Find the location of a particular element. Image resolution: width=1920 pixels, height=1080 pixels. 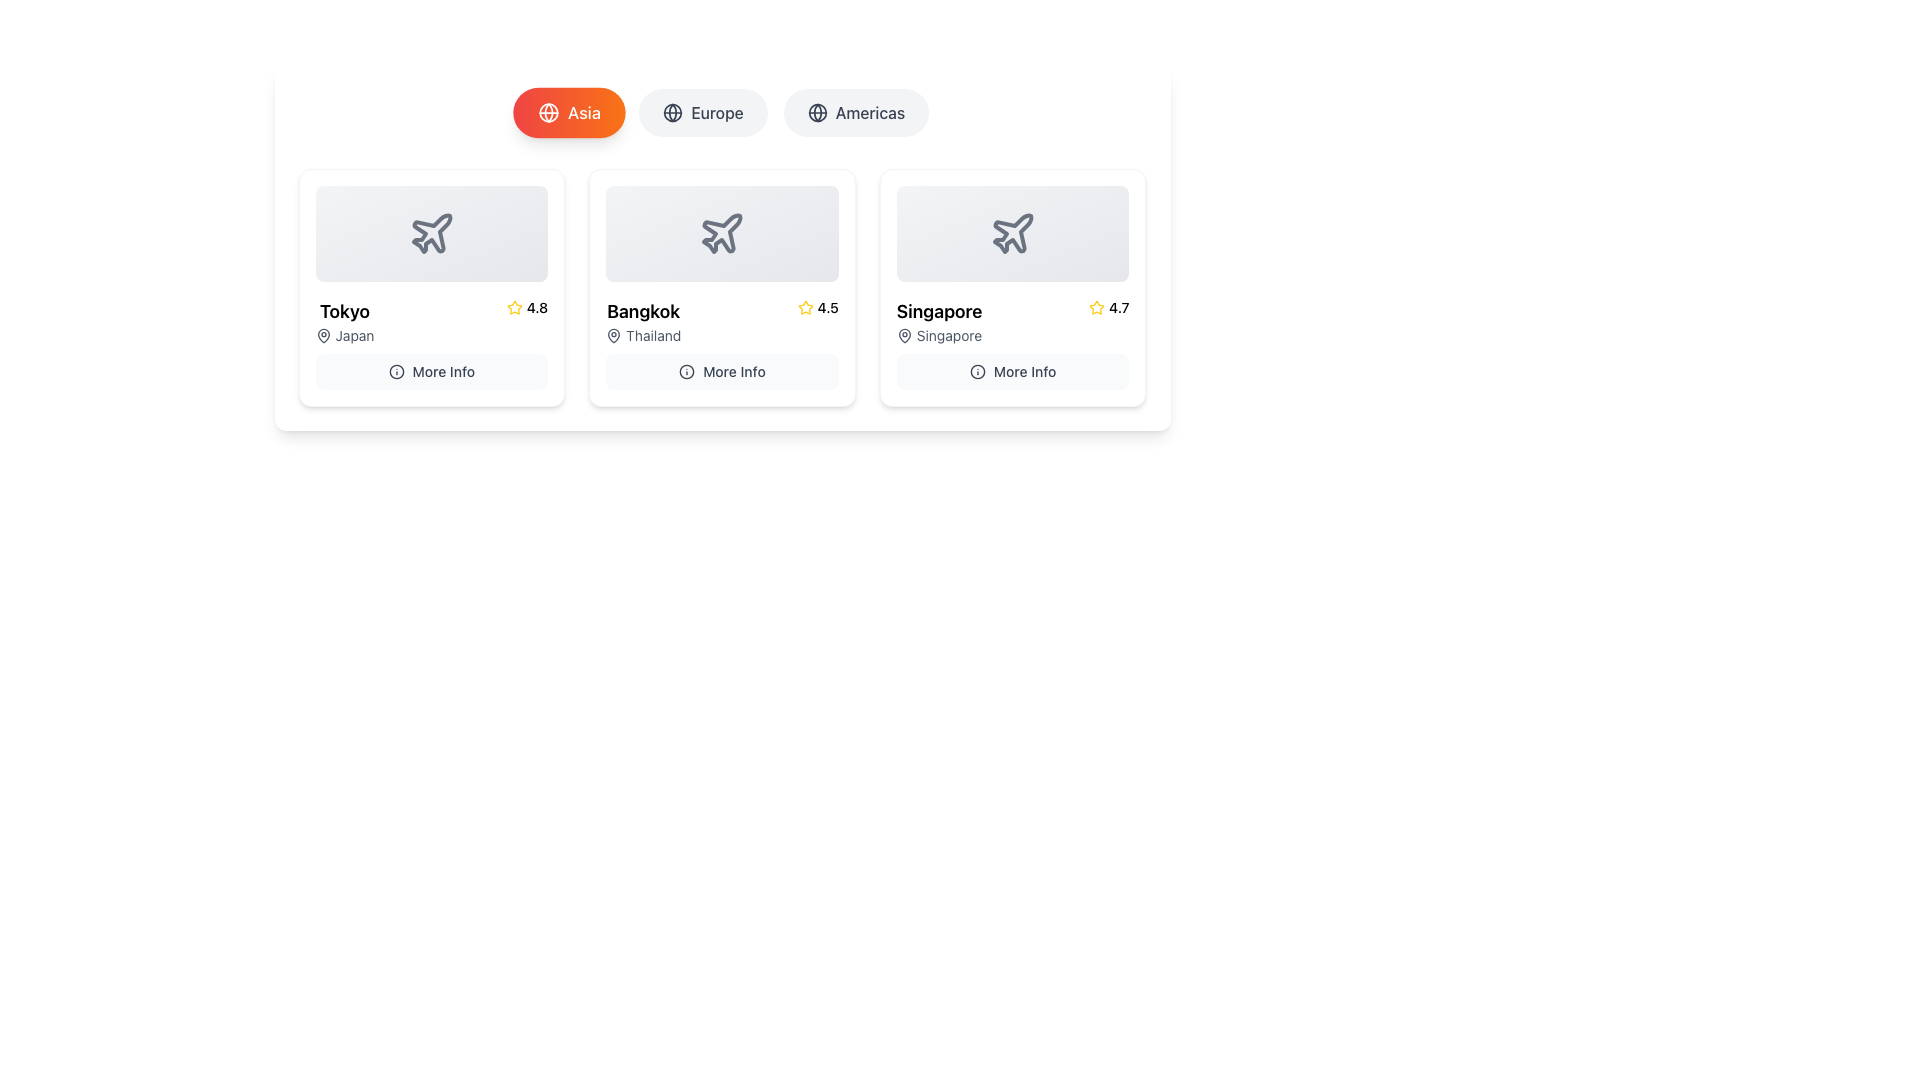

the icon representing part of the rating system located to the left of the text '4.7' in the Singapore destination card is located at coordinates (1096, 308).